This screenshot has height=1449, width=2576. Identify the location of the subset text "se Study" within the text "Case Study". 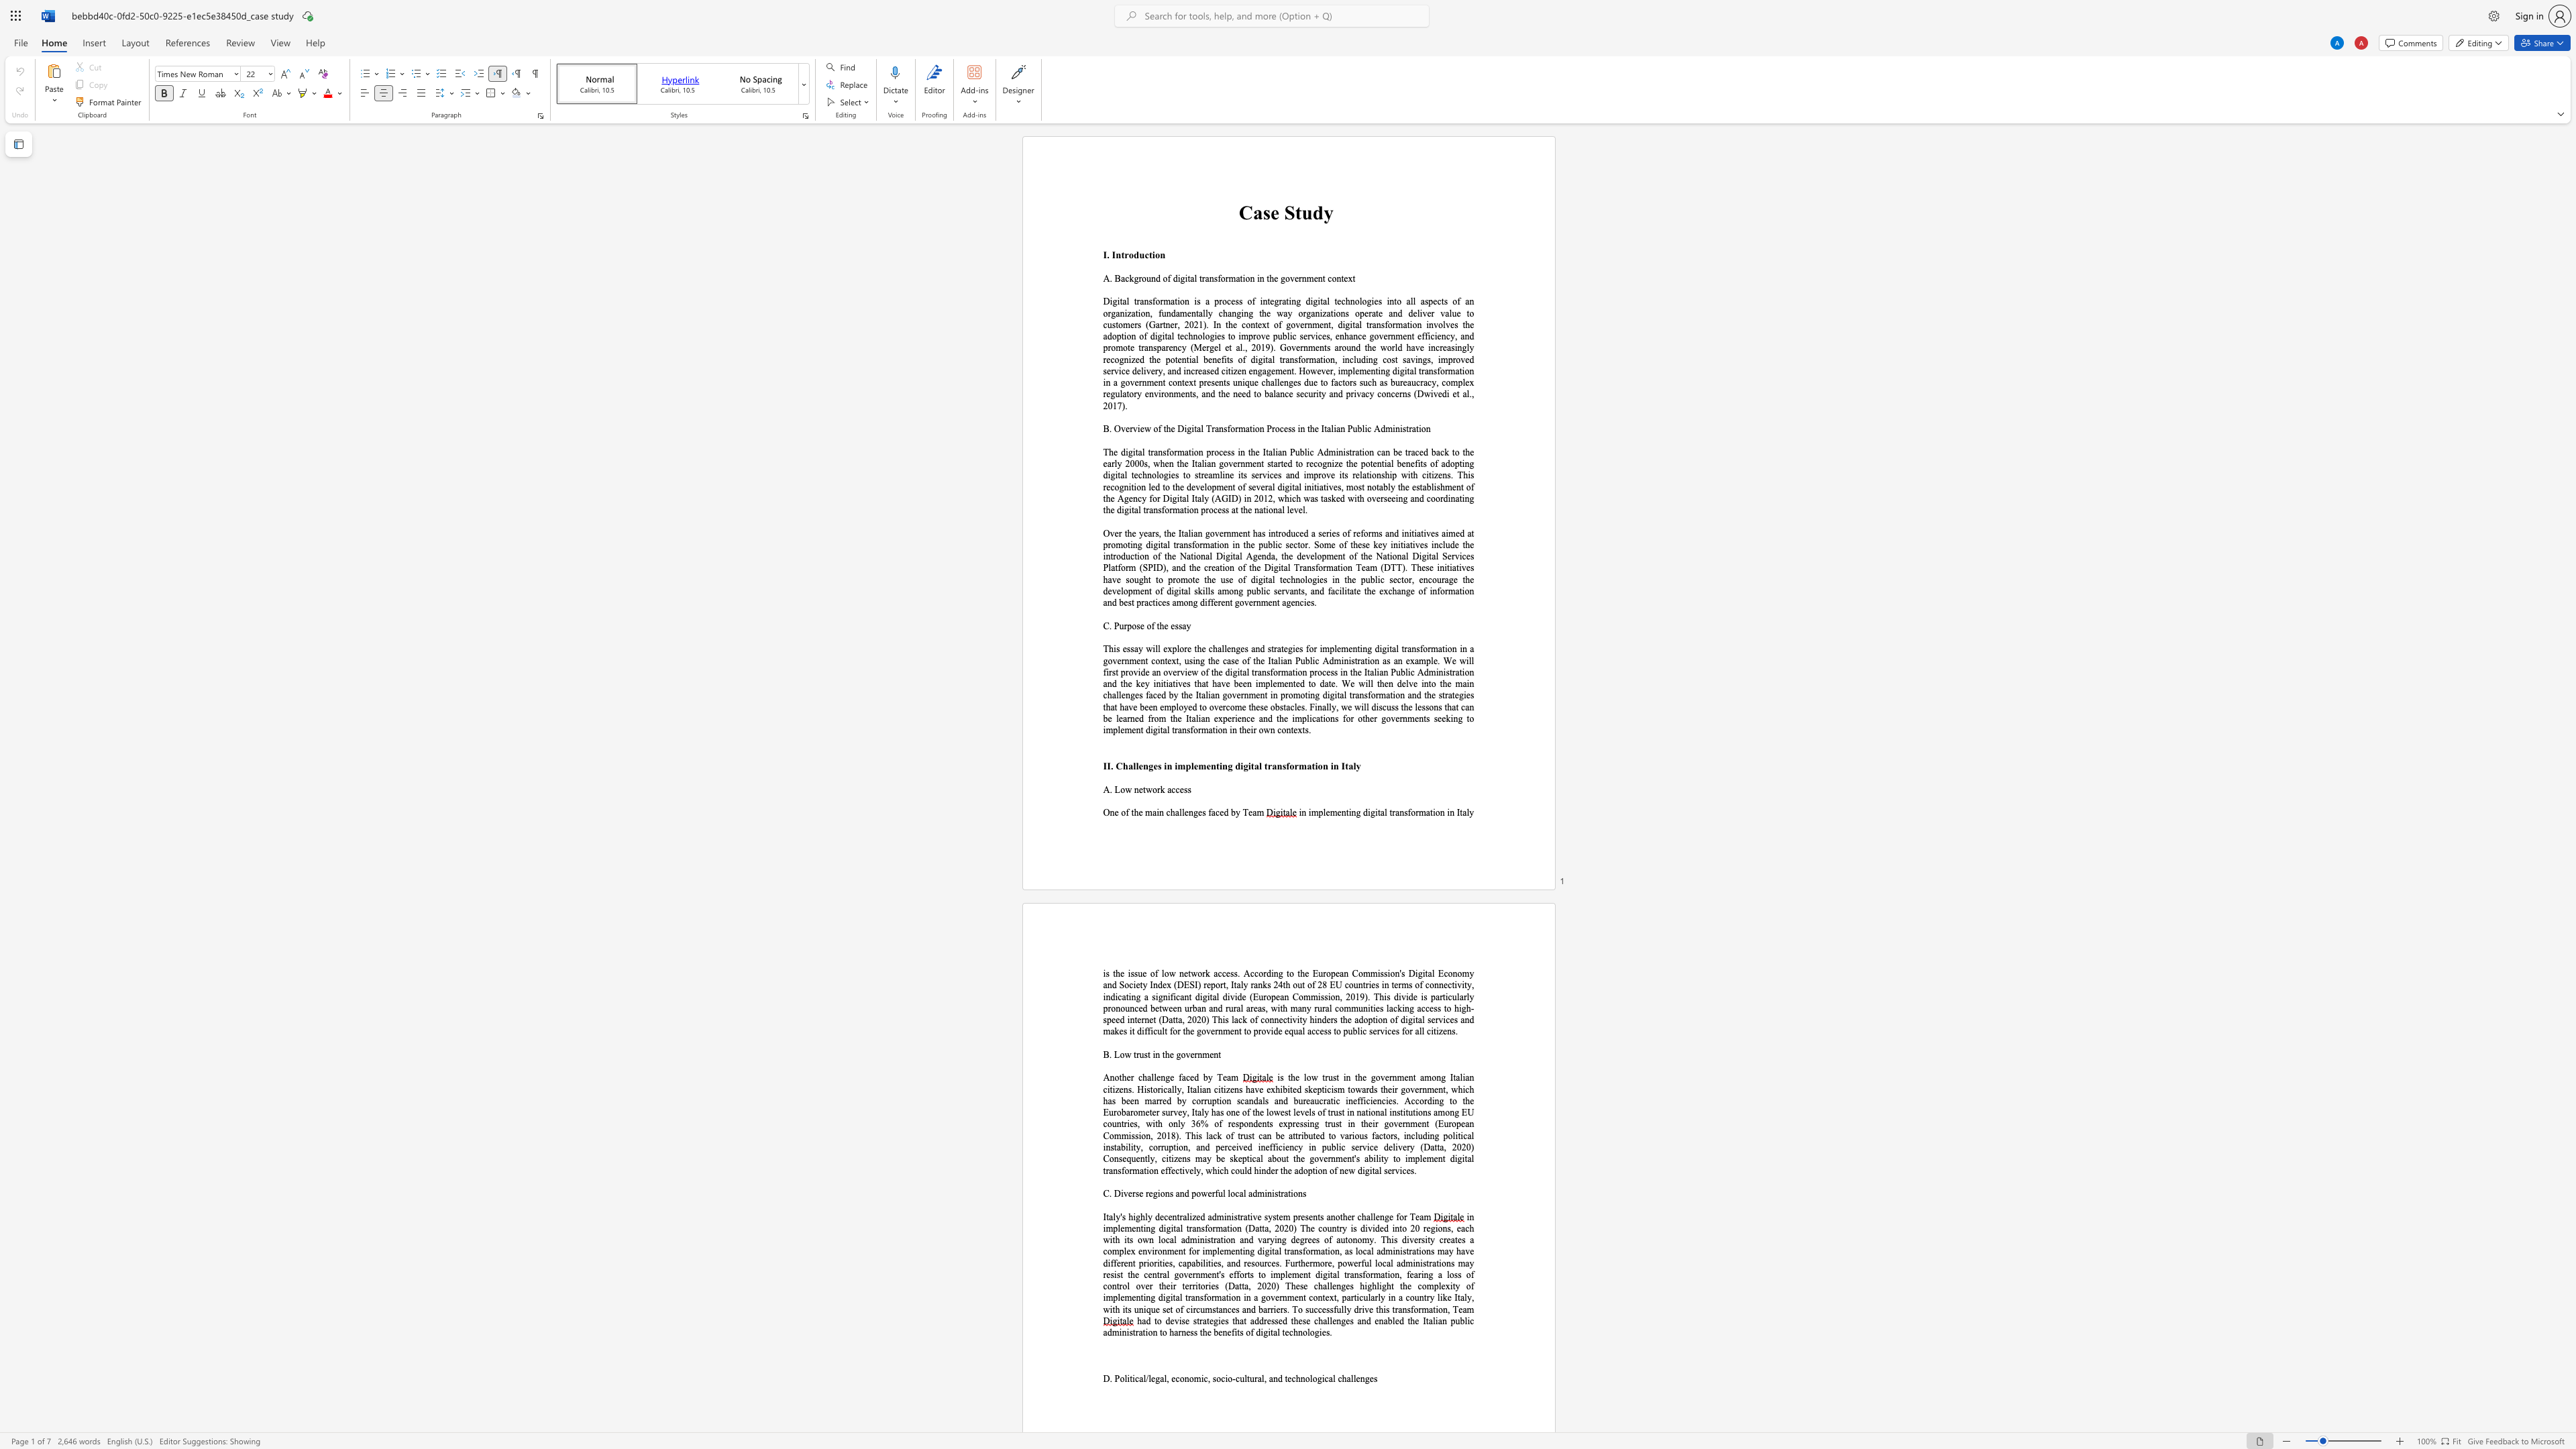
(1261, 213).